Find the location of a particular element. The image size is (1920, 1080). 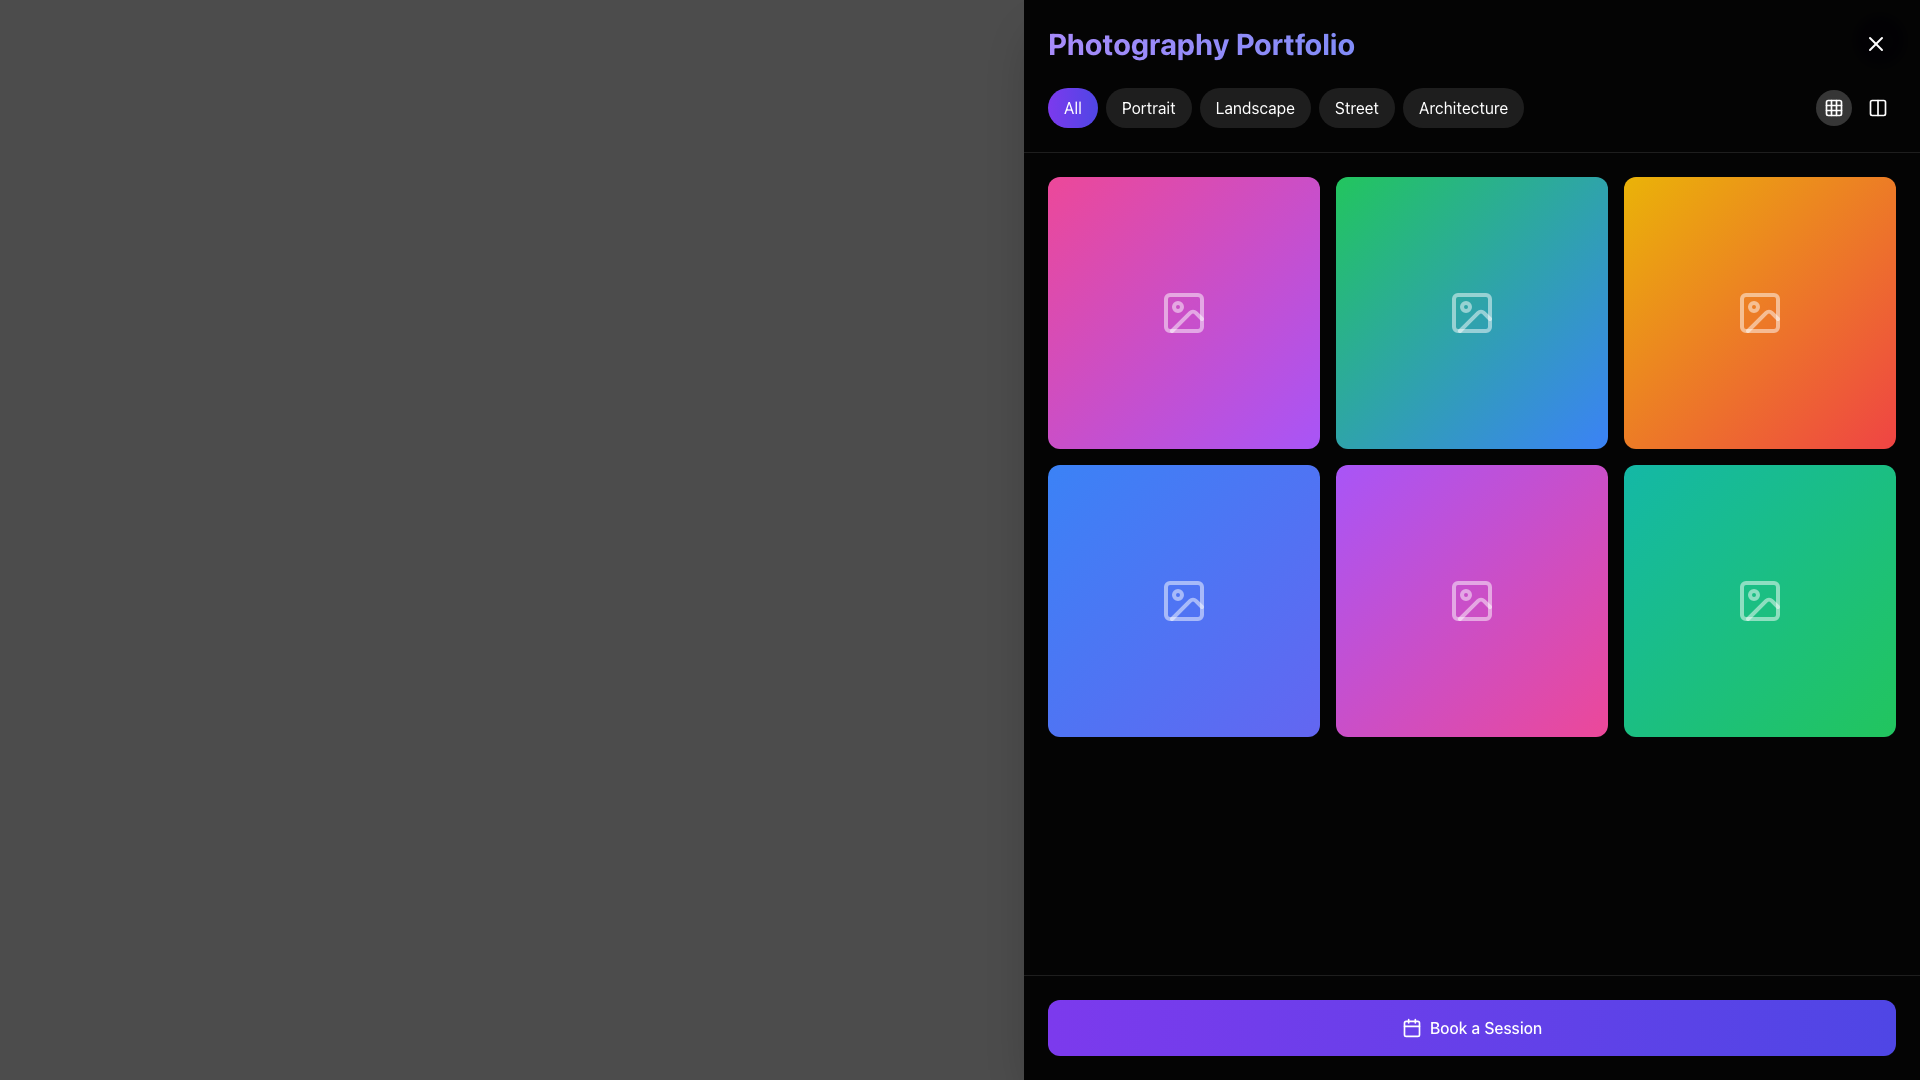

the horizontal interactive button group located in the third column of the second row of the grid, which allows users to like, share, or download content is located at coordinates (1184, 600).